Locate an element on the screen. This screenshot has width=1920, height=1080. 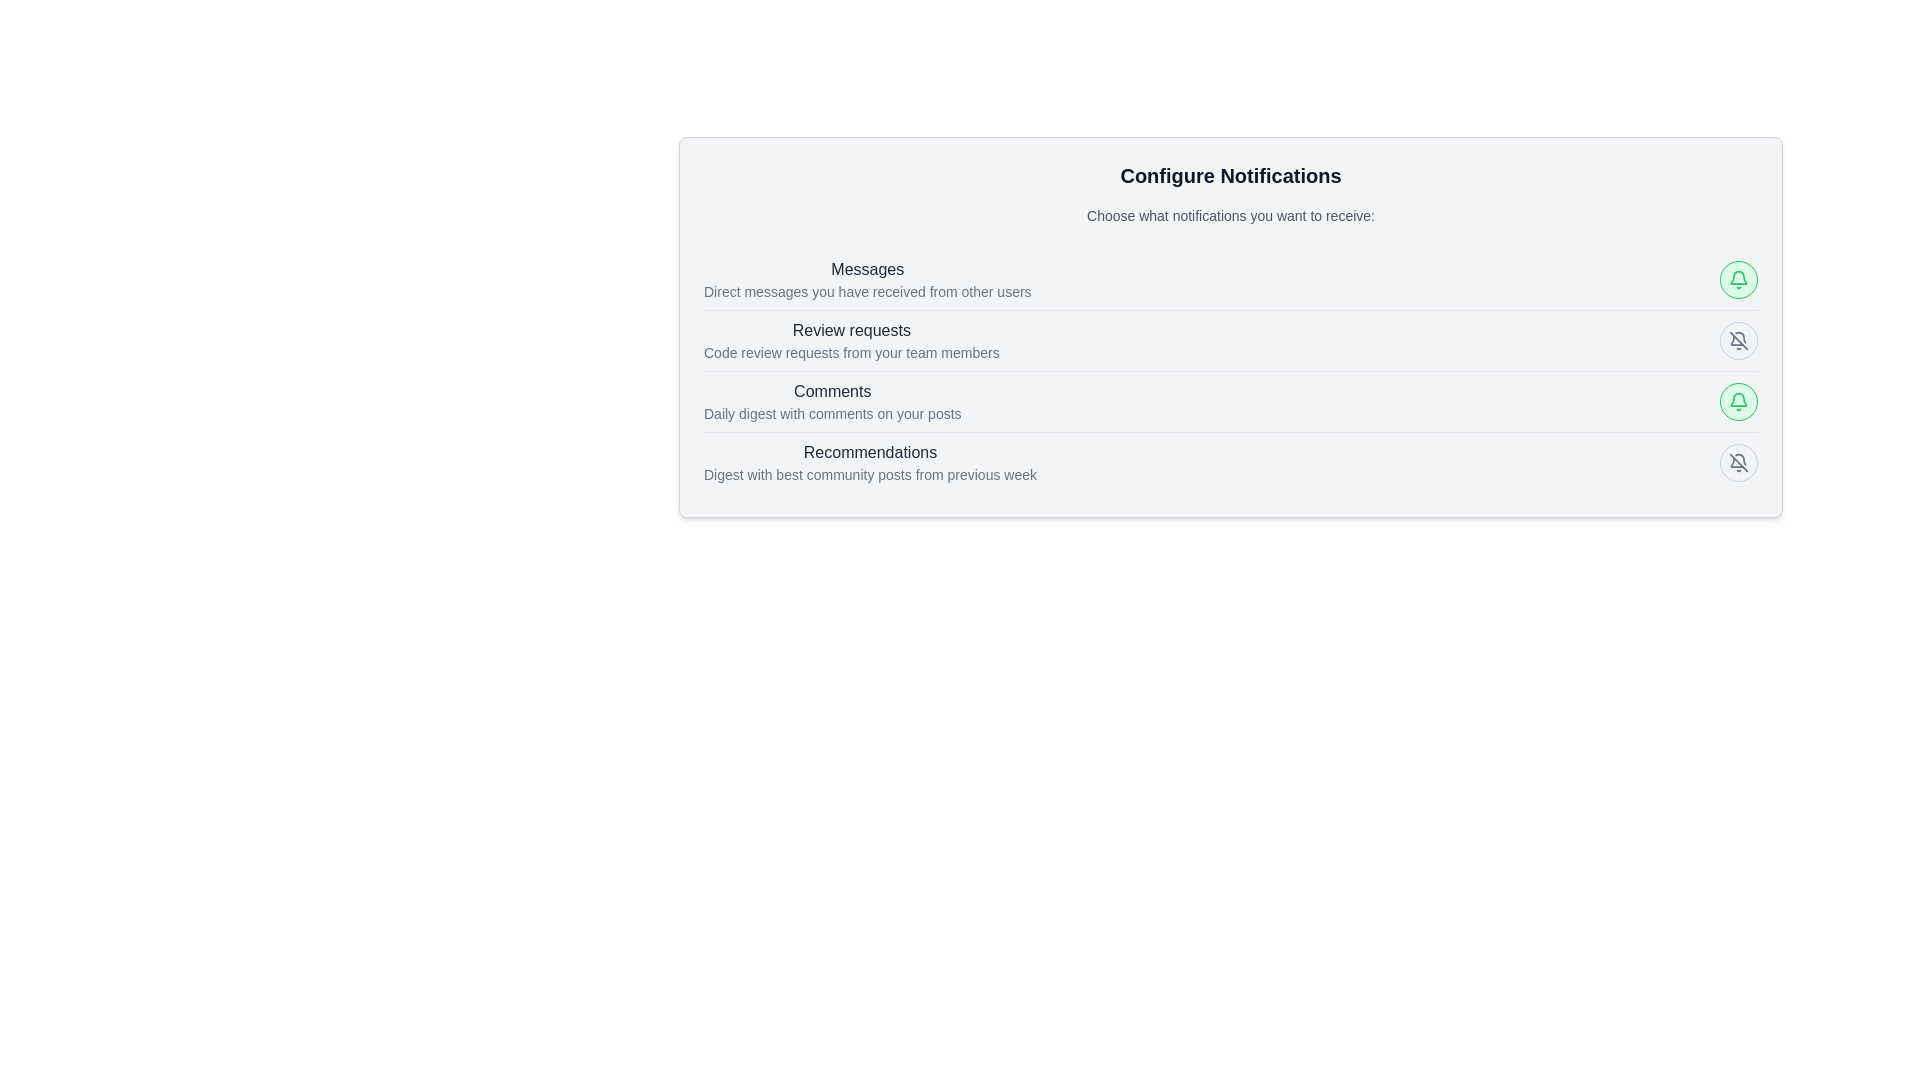
the text label that reads 'Messages' at the top of the 'Configure Notifications' section is located at coordinates (867, 280).